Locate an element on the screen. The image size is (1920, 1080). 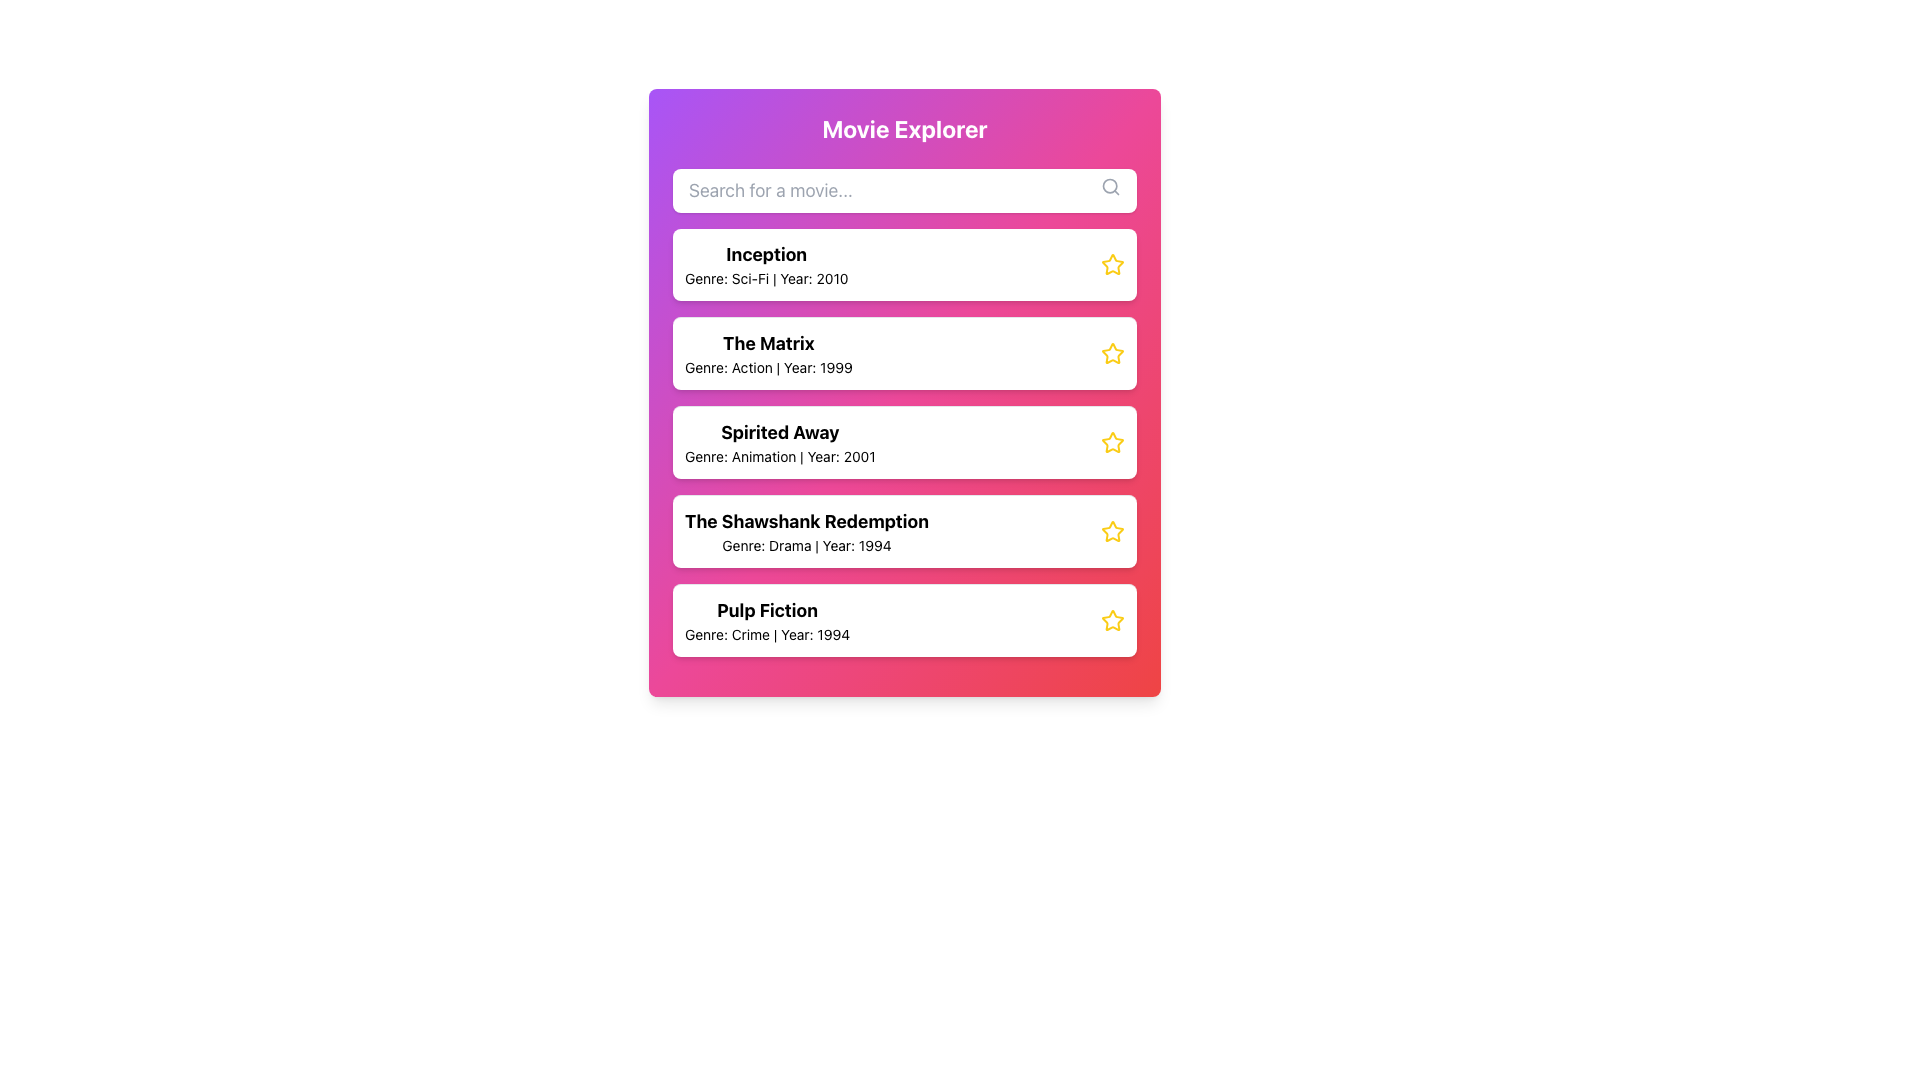
the central circular part of the search icon, which is an SVG circle element representing the lens of the magnifying glass, located in the top-right corner of the search bar labeled 'Search for a movie...' is located at coordinates (1109, 186).